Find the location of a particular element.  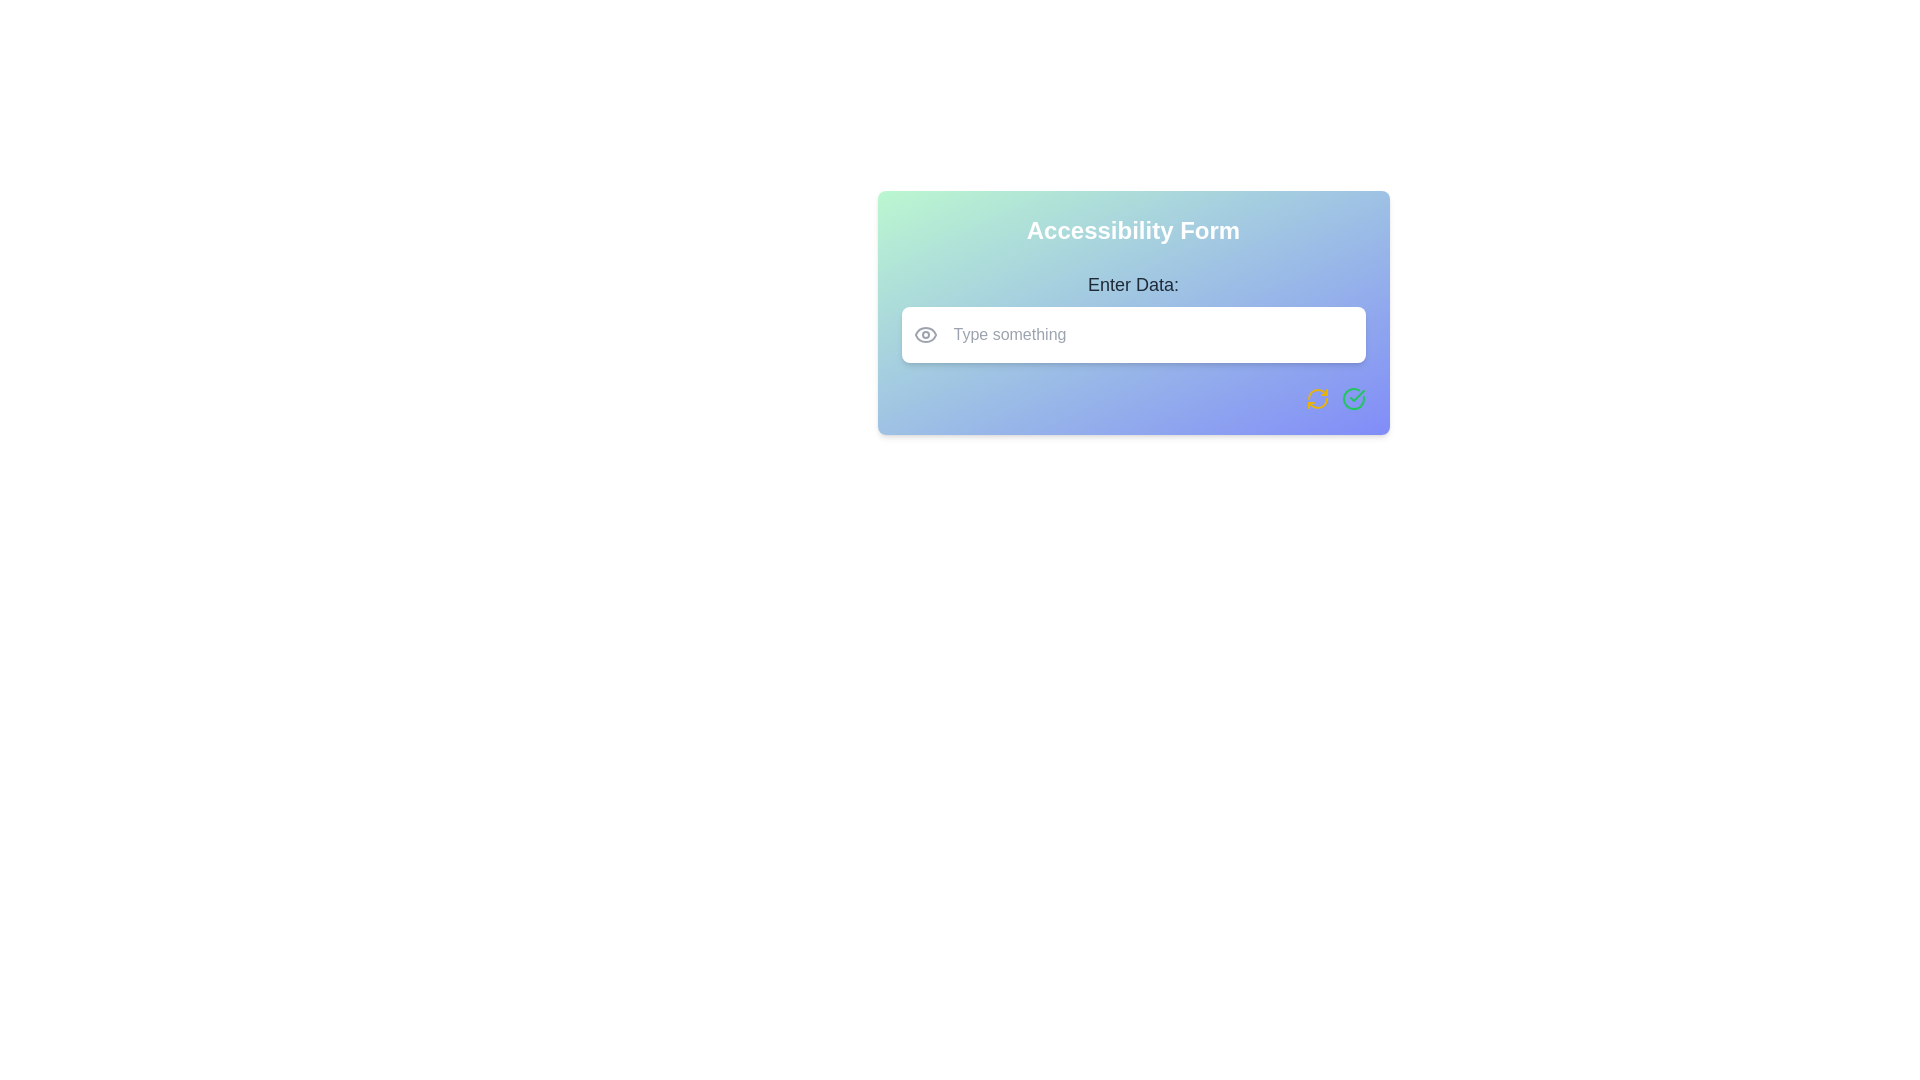

the Text Input Field located below the 'Enter Data:' text in the 'Accessibility Form' card to focus on it is located at coordinates (1133, 315).